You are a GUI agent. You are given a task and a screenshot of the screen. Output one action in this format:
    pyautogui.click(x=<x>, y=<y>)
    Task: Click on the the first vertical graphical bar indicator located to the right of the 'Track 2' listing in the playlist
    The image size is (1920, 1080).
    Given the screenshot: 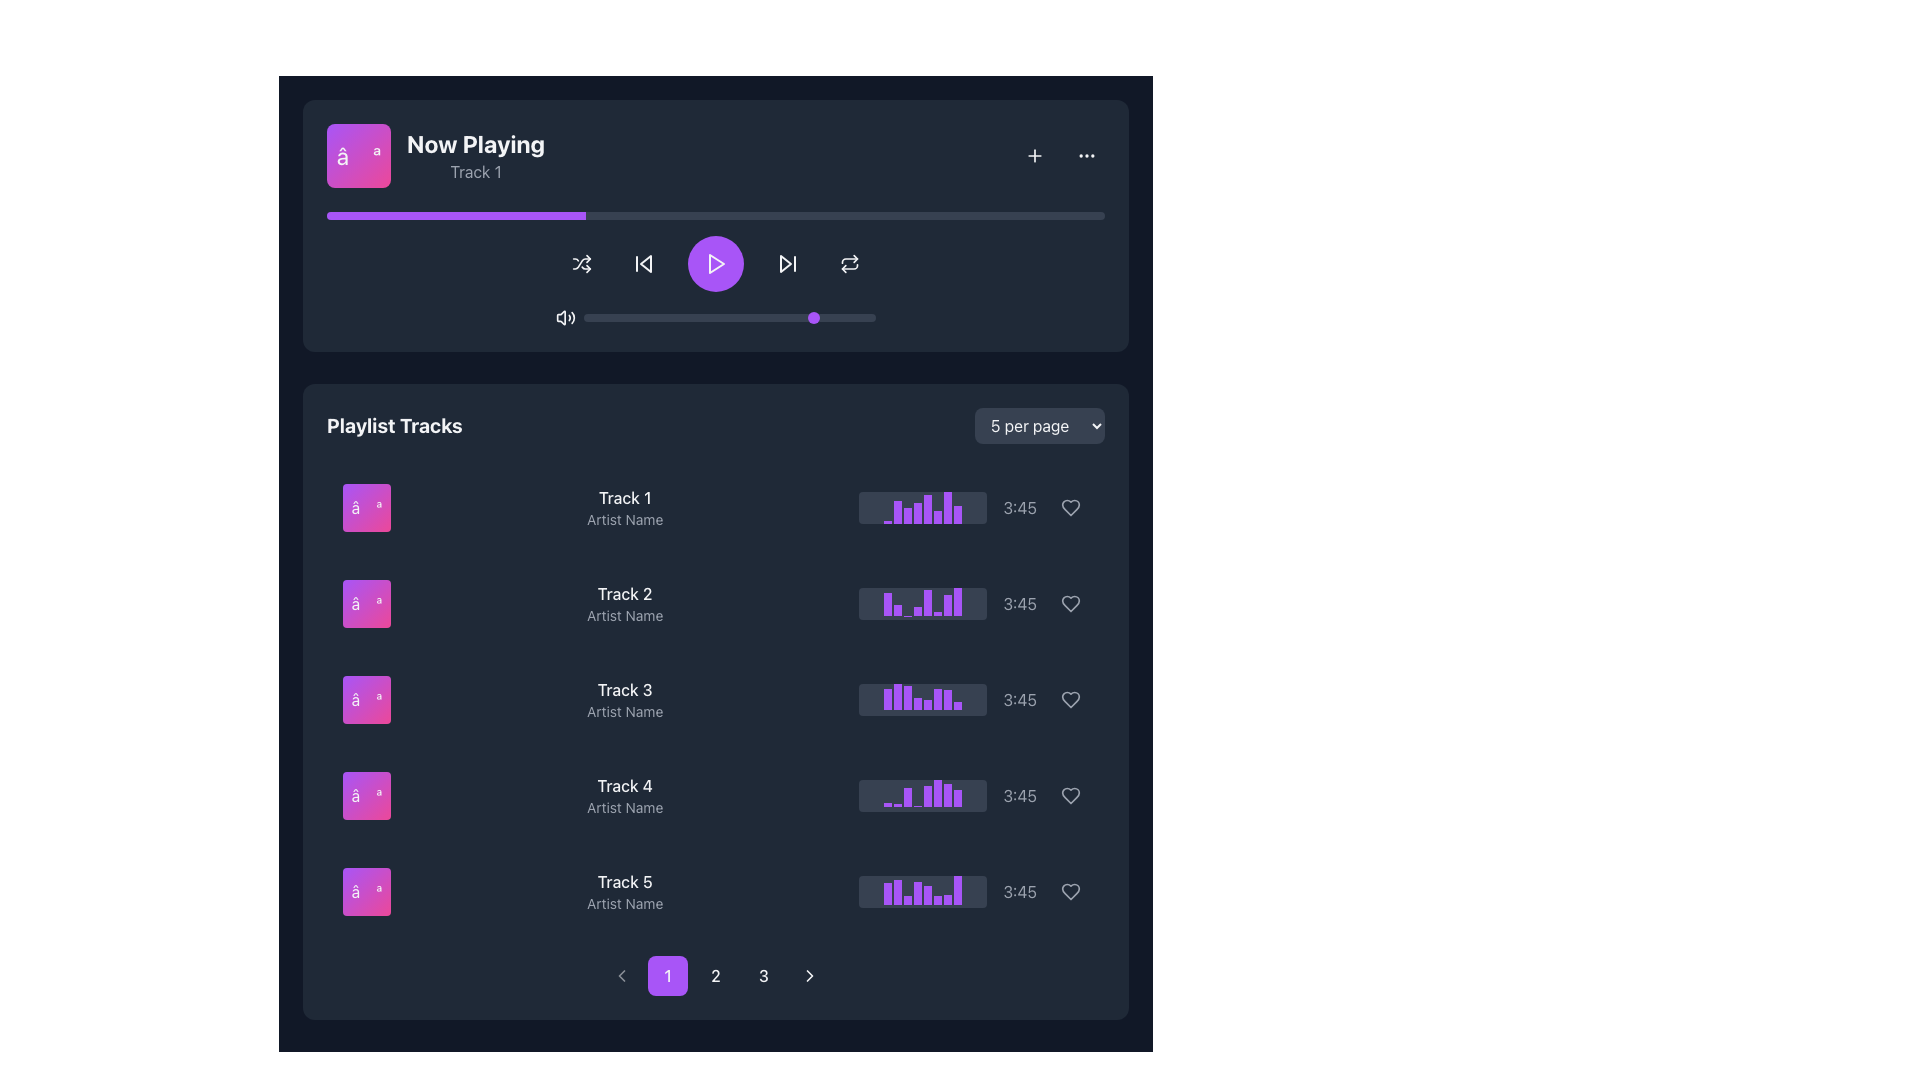 What is the action you would take?
    pyautogui.click(x=887, y=603)
    